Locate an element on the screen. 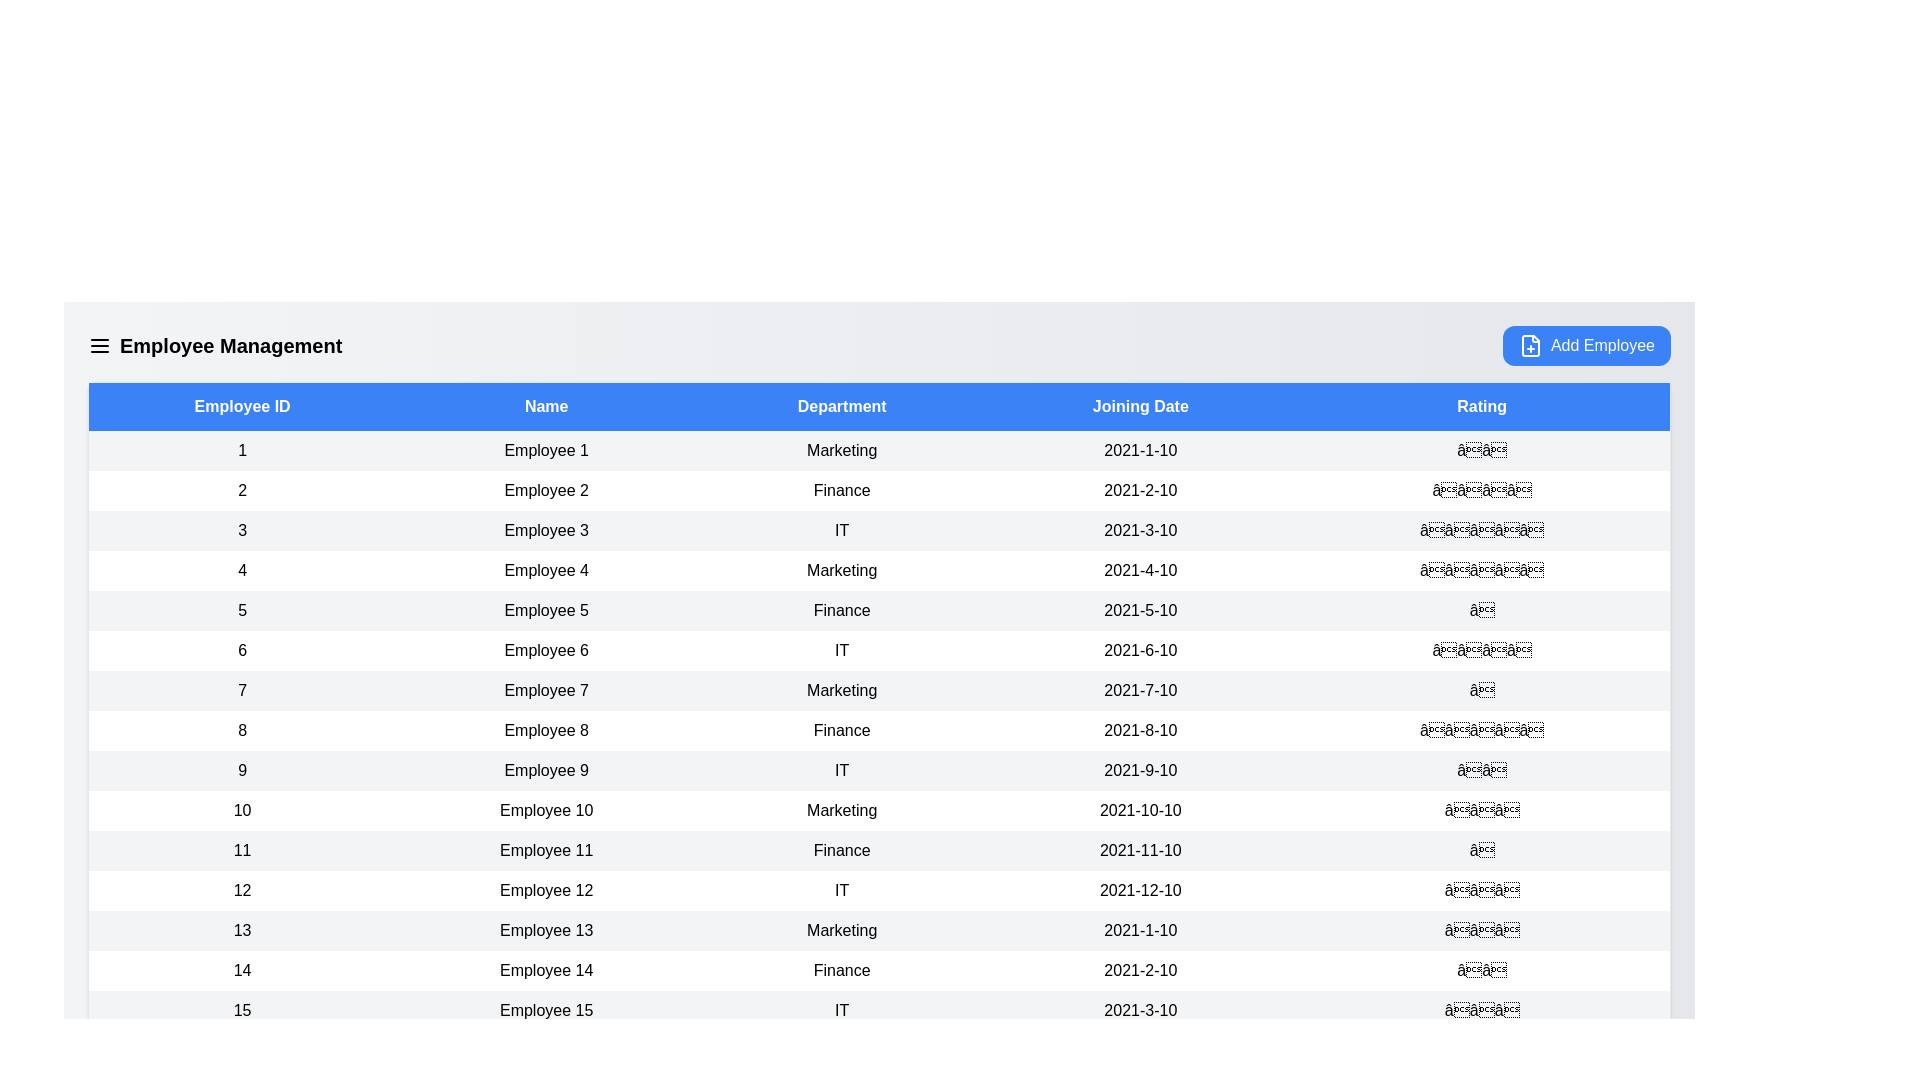  'Add Employee' button to initiate the process of adding a new employee is located at coordinates (1584, 345).